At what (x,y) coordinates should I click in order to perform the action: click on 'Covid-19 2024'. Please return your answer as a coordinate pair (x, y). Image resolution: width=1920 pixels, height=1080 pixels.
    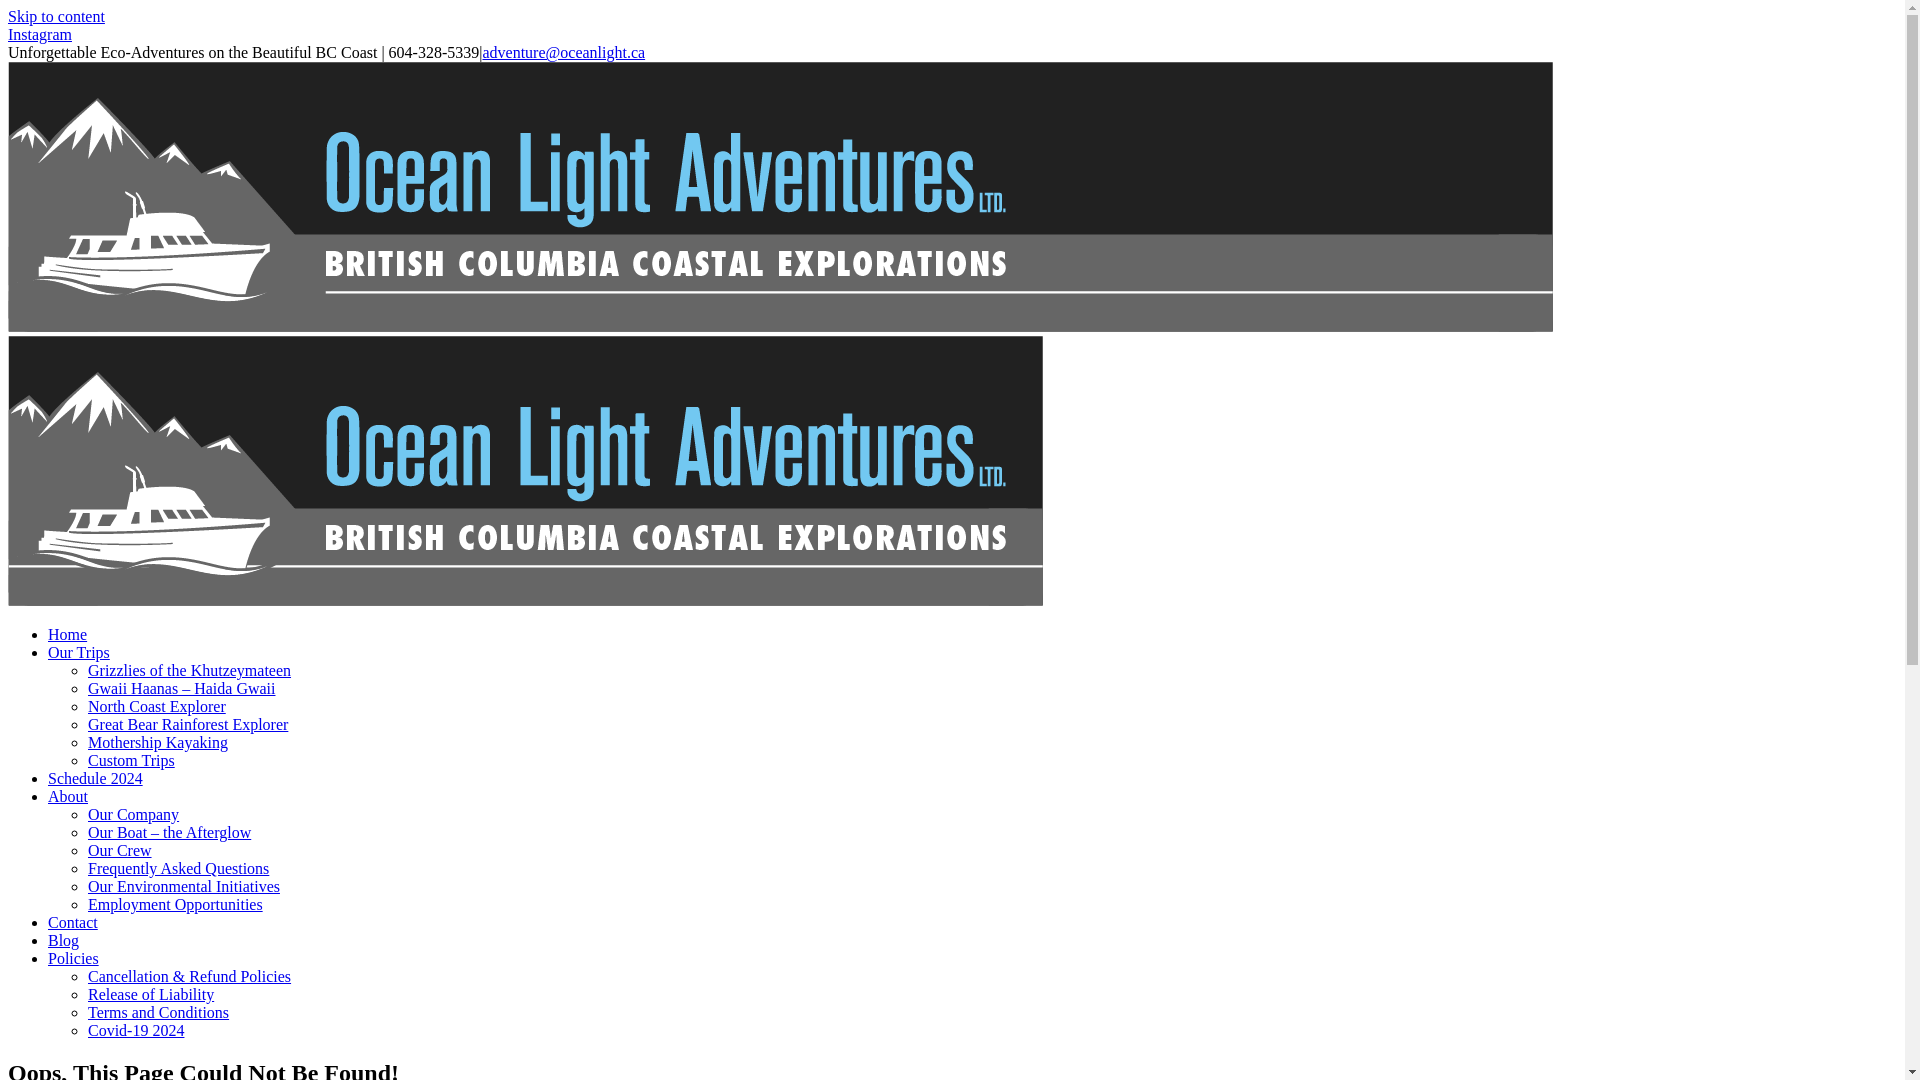
    Looking at the image, I should click on (86, 1030).